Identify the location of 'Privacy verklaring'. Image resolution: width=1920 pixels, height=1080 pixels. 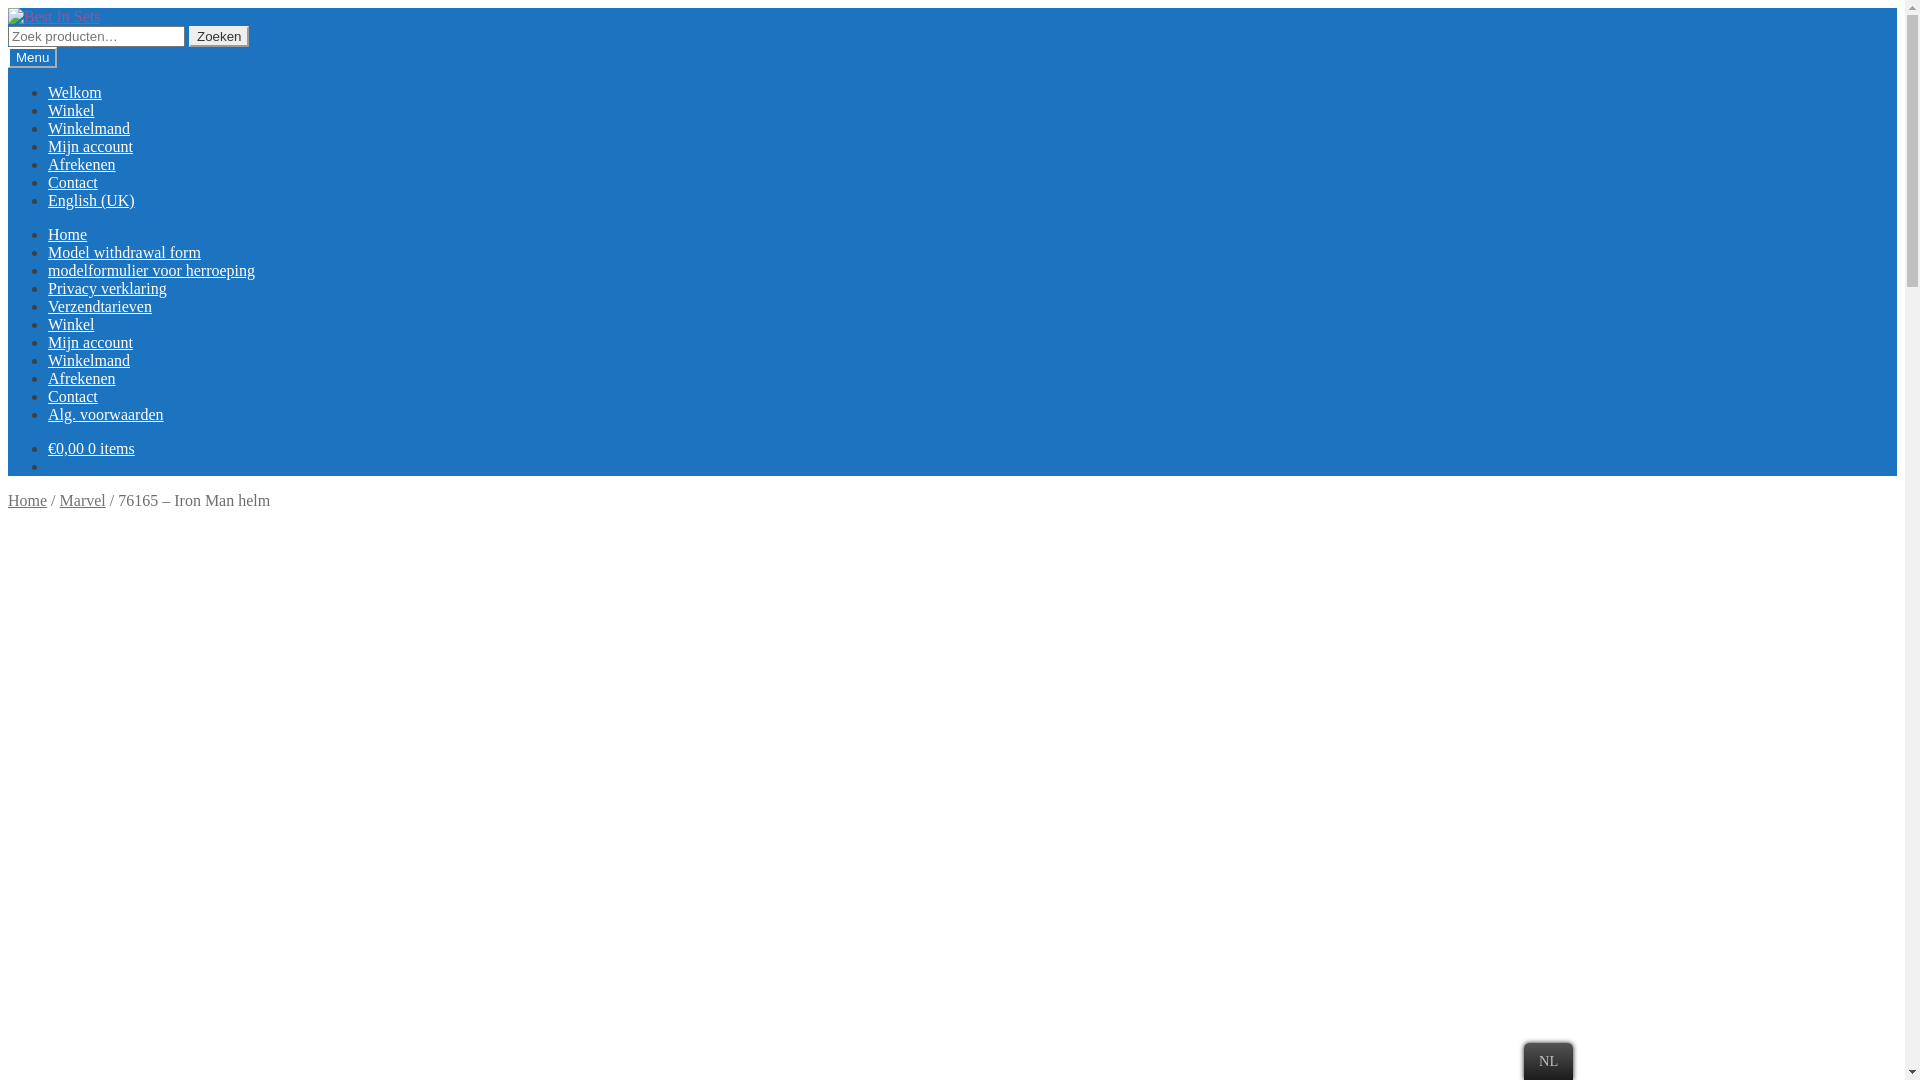
(48, 288).